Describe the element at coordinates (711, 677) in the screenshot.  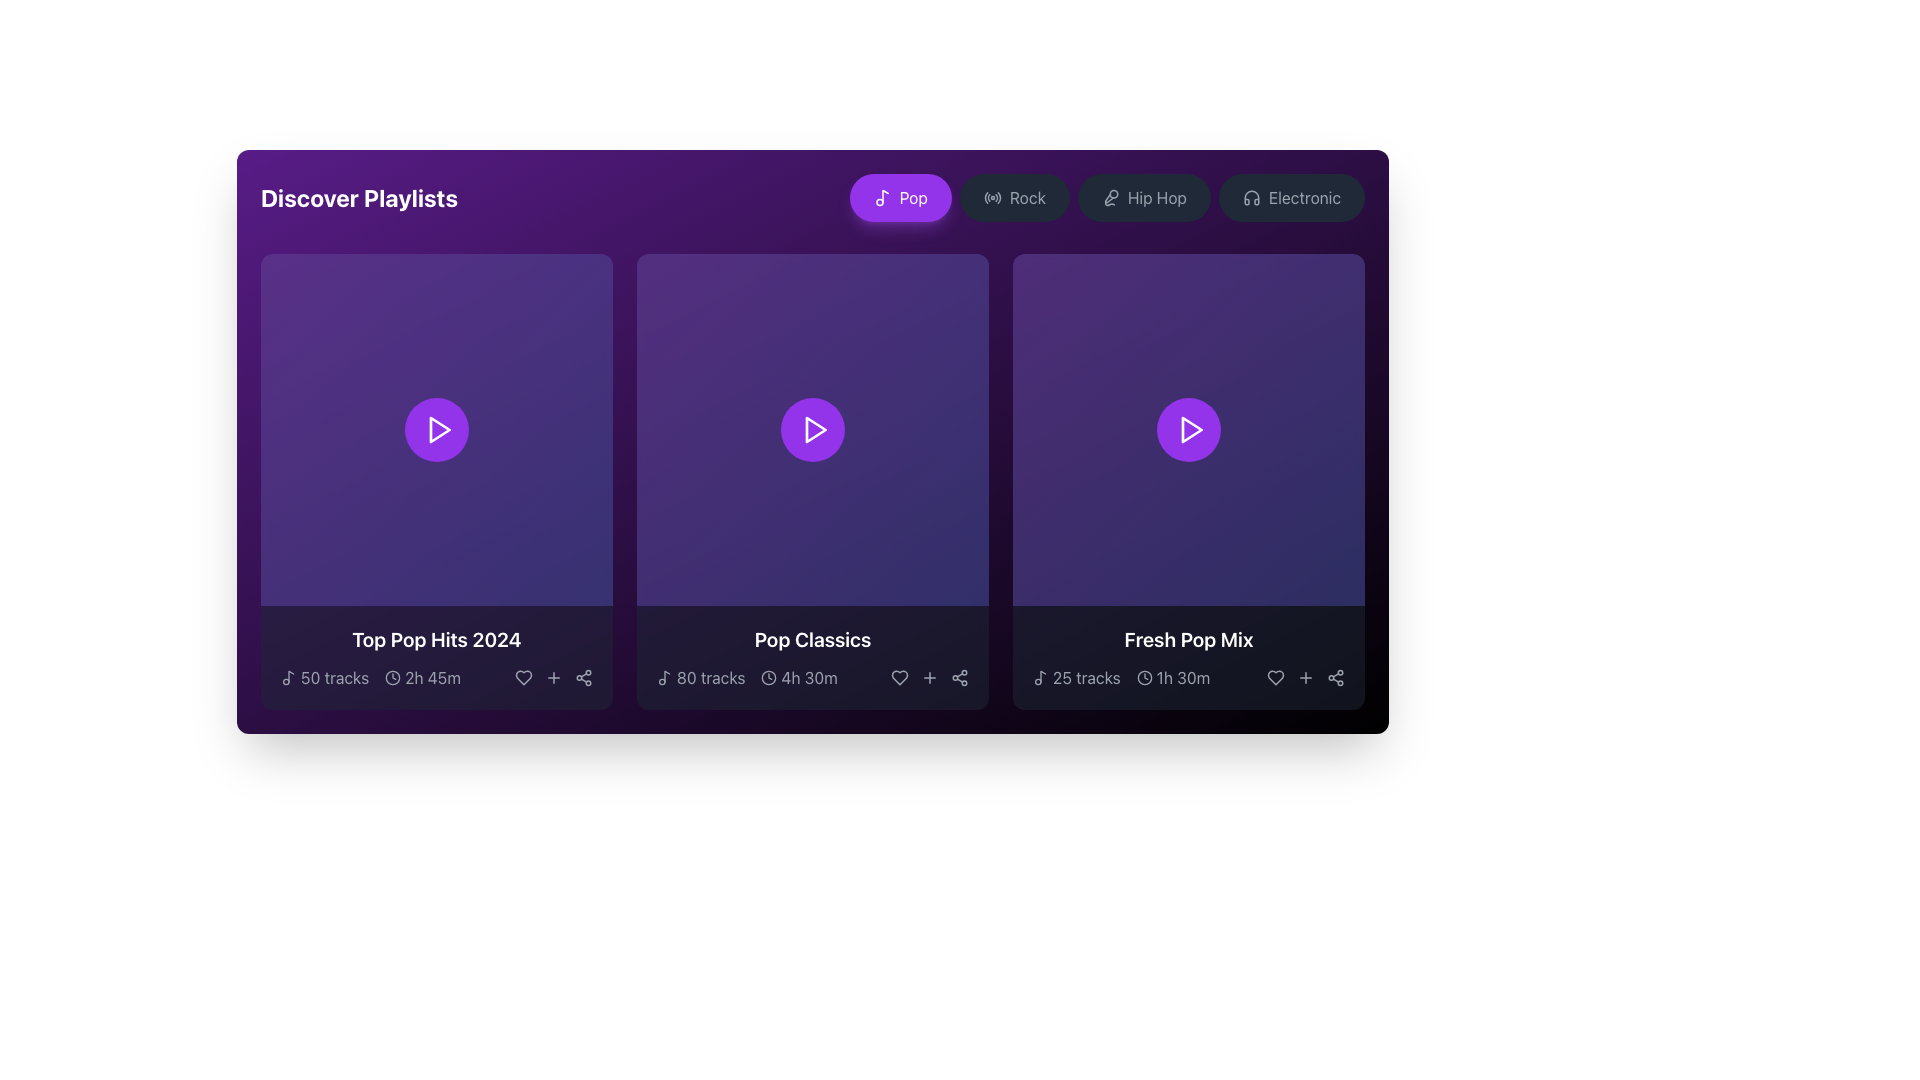
I see `the text label displaying '80 tracks' located in the lower-left corner of the 'Pop Classics' card in the middle column of the grid` at that location.